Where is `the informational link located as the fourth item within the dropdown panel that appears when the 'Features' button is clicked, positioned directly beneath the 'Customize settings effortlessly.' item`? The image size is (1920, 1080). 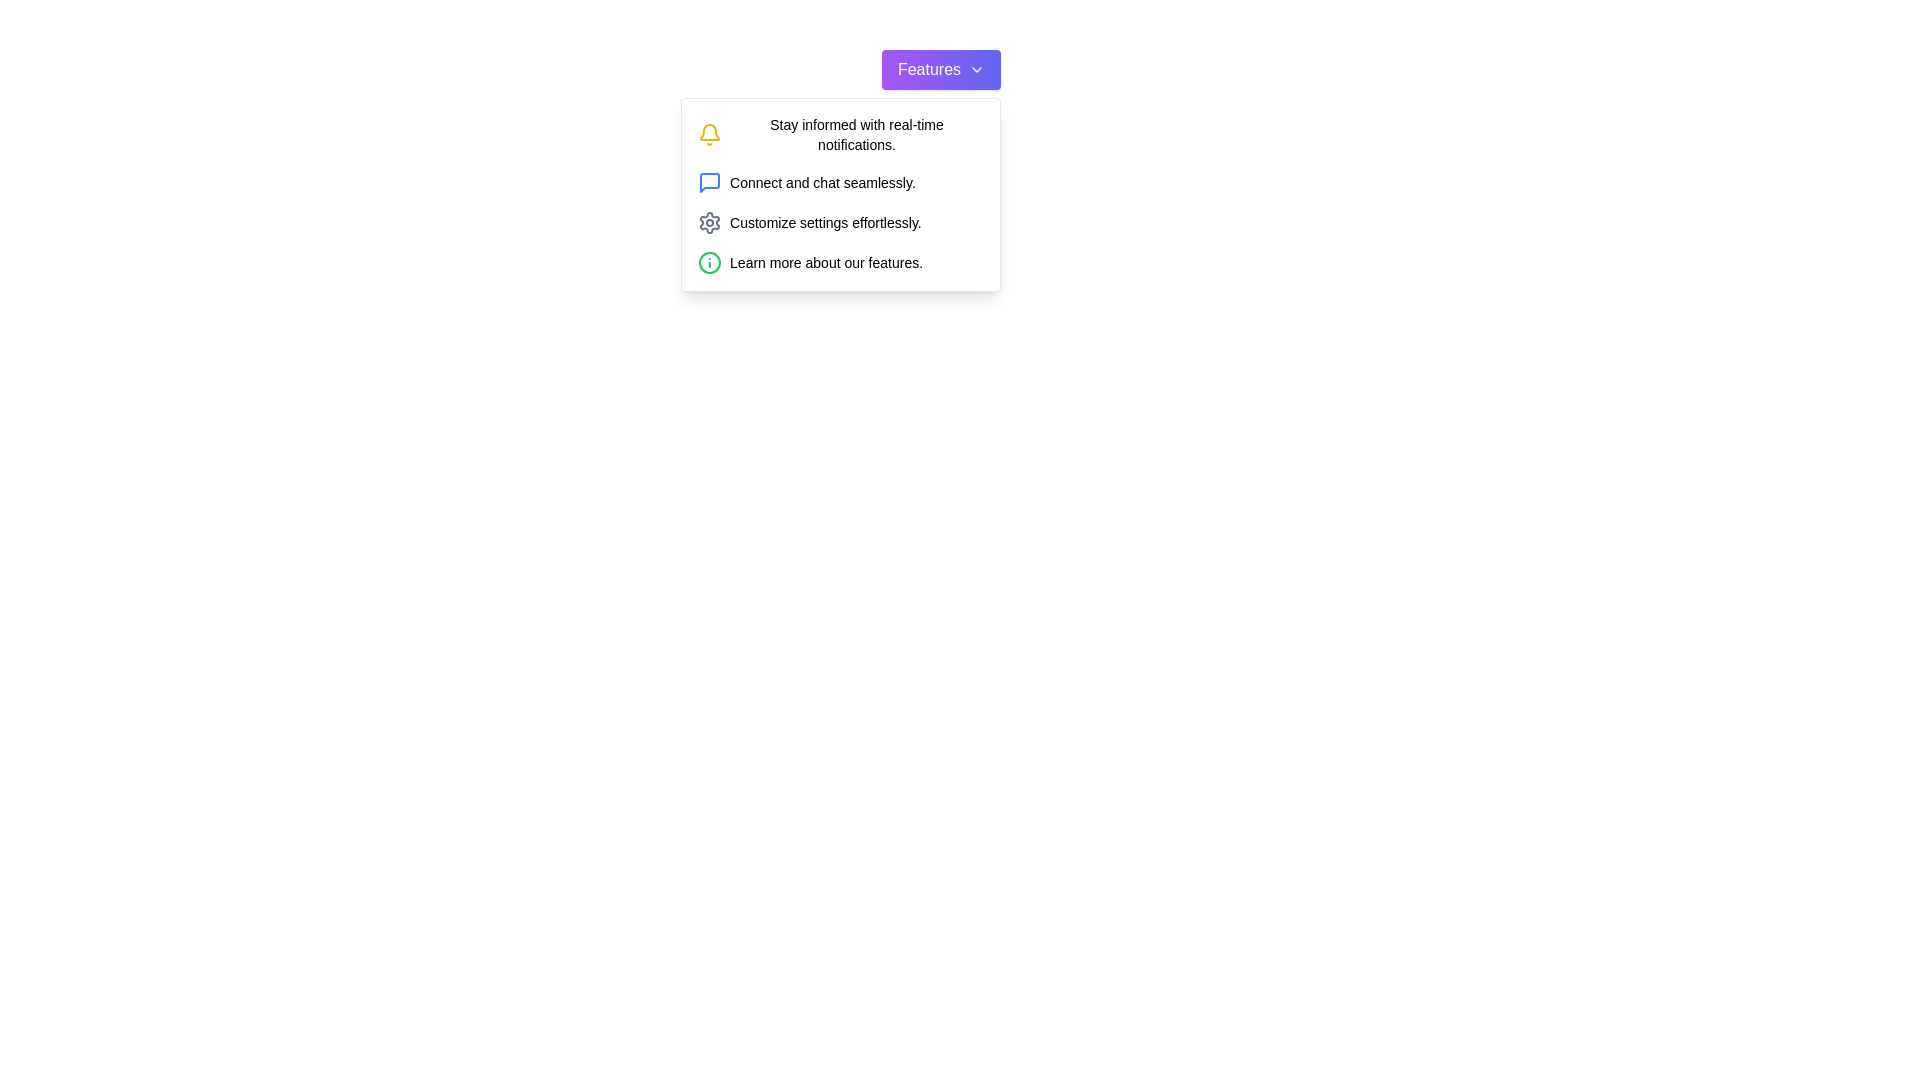 the informational link located as the fourth item within the dropdown panel that appears when the 'Features' button is clicked, positioned directly beneath the 'Customize settings effortlessly.' item is located at coordinates (841, 261).